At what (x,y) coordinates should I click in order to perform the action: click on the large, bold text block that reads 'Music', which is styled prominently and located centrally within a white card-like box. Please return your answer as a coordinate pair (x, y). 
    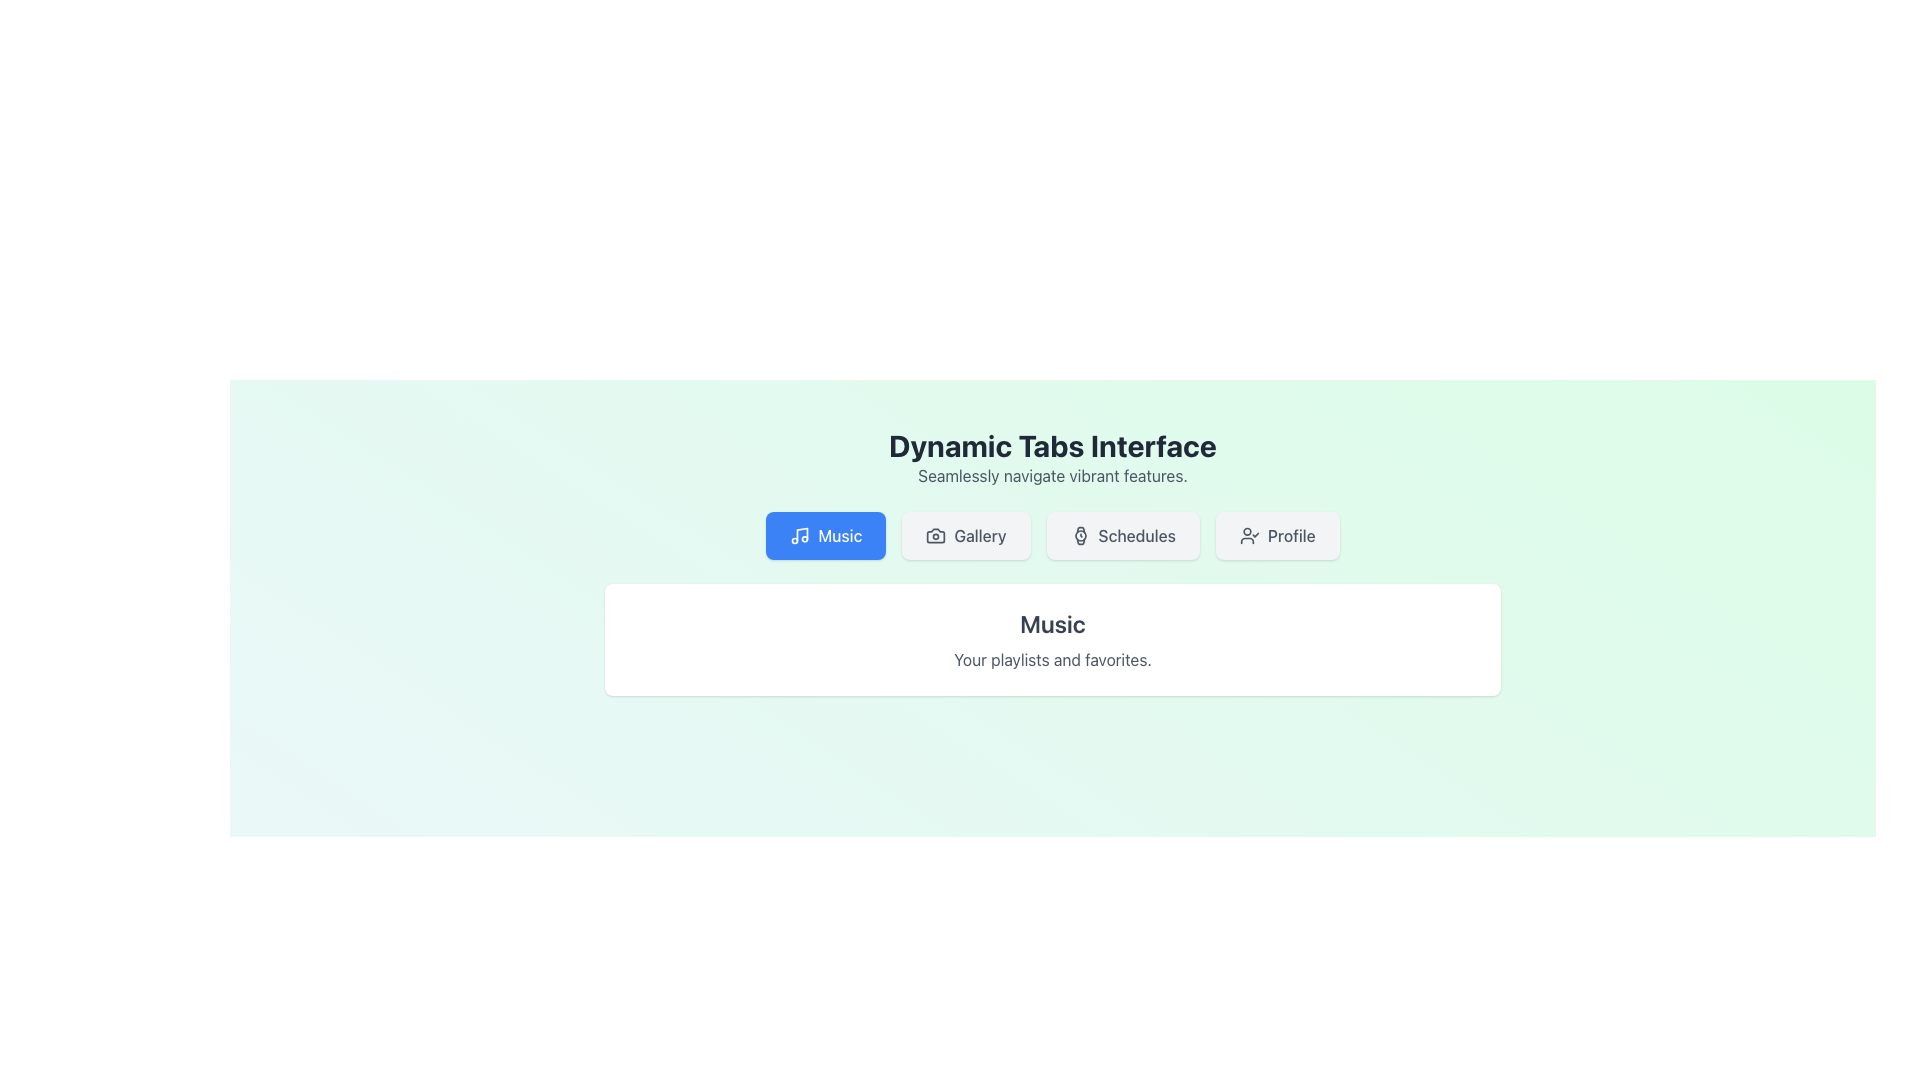
    Looking at the image, I should click on (1051, 623).